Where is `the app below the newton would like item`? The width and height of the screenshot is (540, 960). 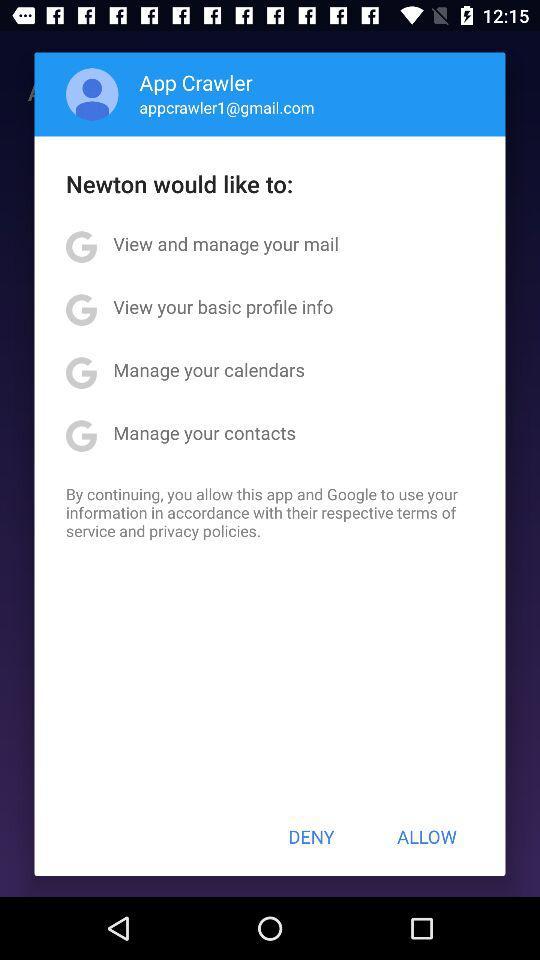
the app below the newton would like item is located at coordinates (225, 242).